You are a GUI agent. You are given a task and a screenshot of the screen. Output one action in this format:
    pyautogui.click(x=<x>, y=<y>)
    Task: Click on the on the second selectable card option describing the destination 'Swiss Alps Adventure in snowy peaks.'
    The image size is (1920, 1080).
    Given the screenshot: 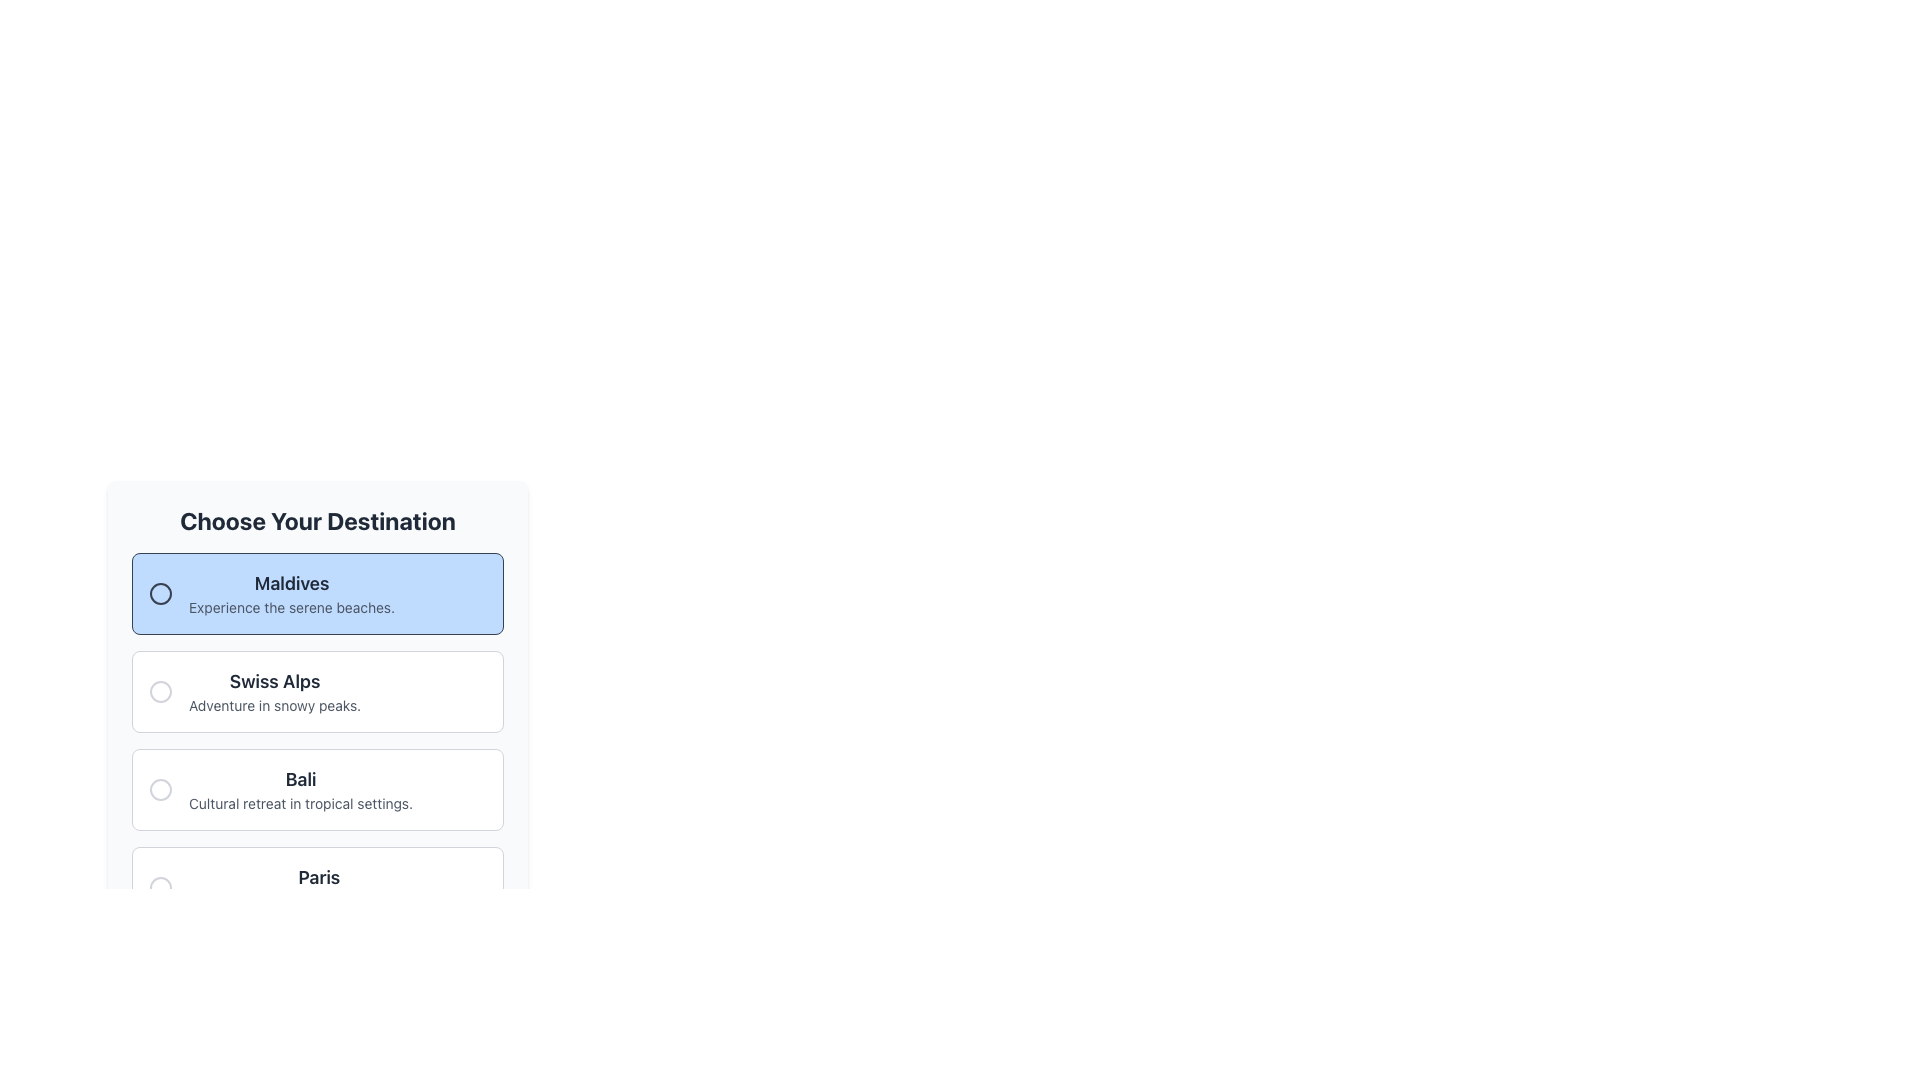 What is the action you would take?
    pyautogui.click(x=316, y=672)
    